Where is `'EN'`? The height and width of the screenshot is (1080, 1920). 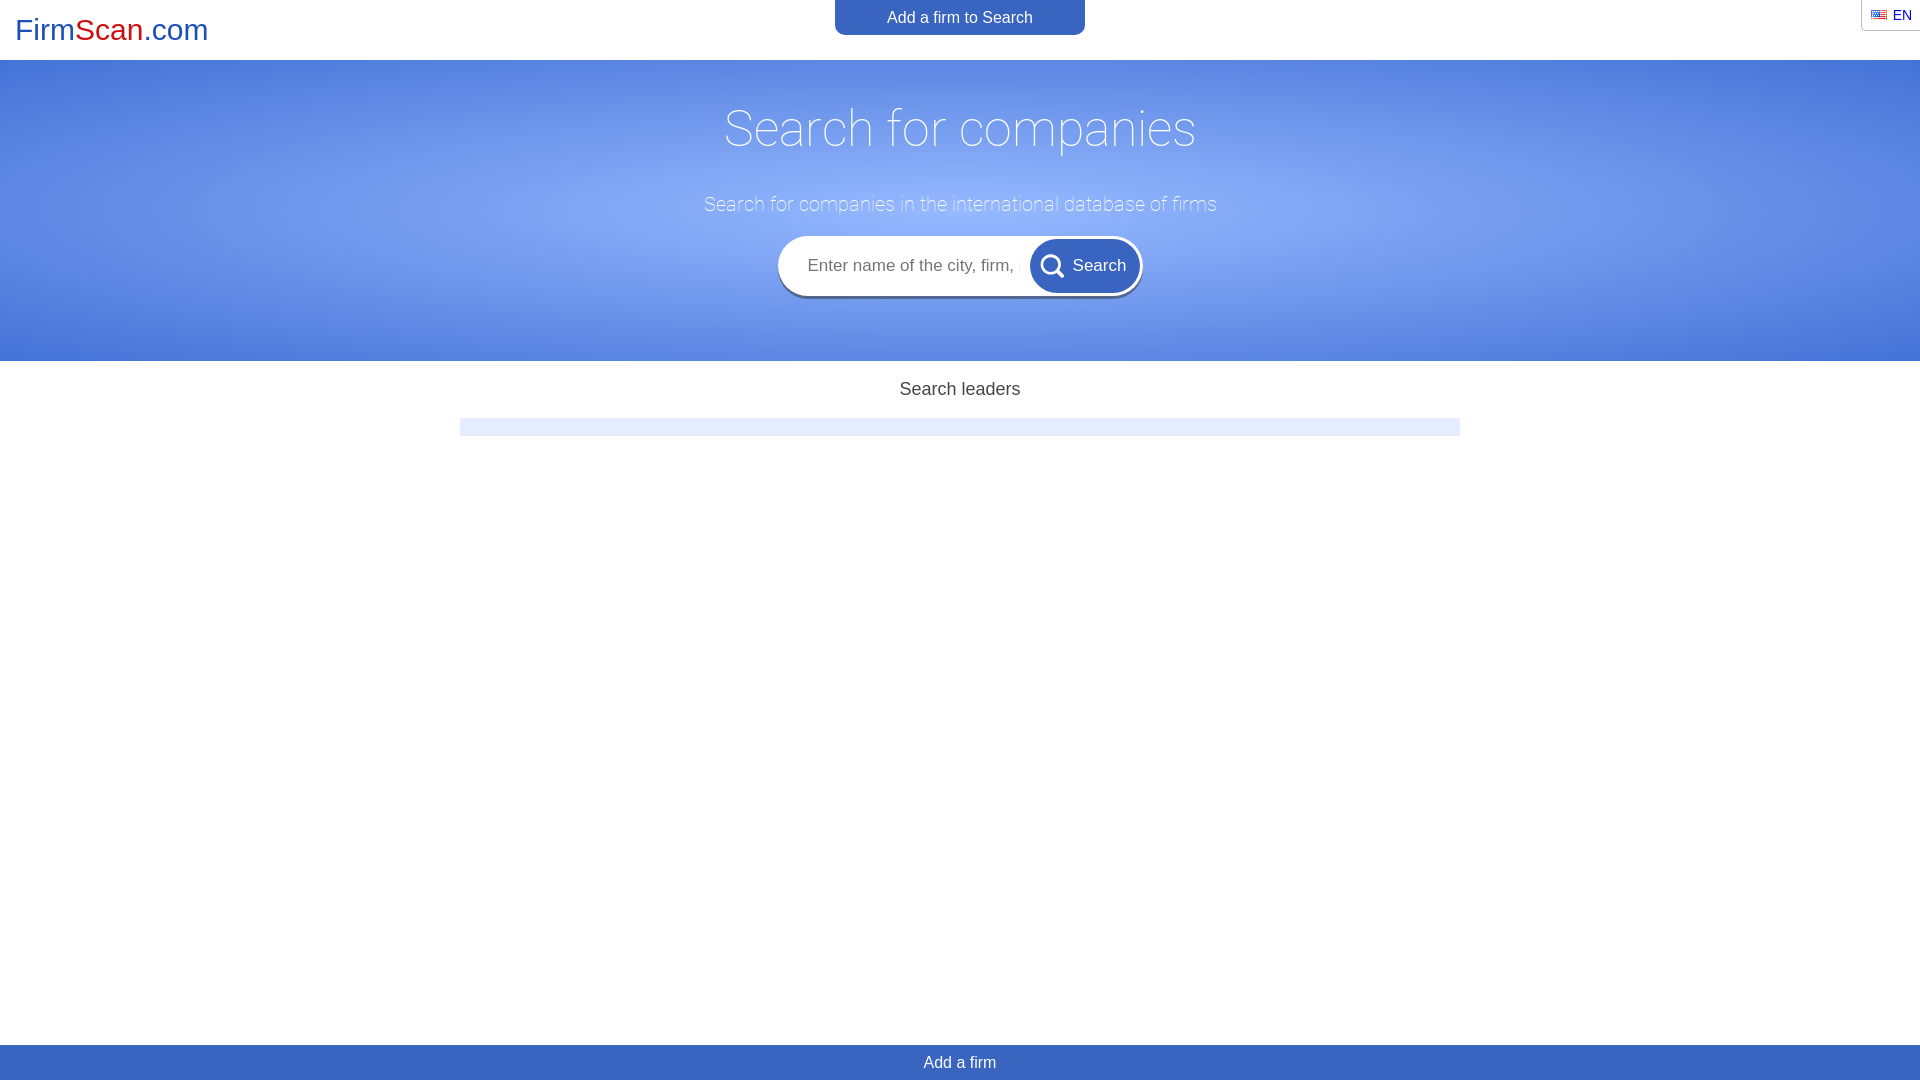 'EN' is located at coordinates (1890, 15).